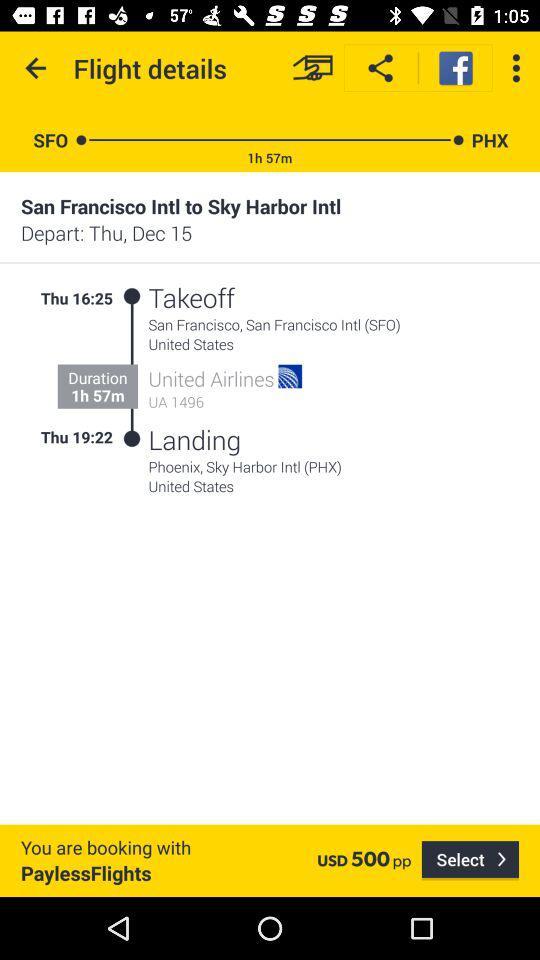  I want to click on the item above phx icon, so click(516, 68).